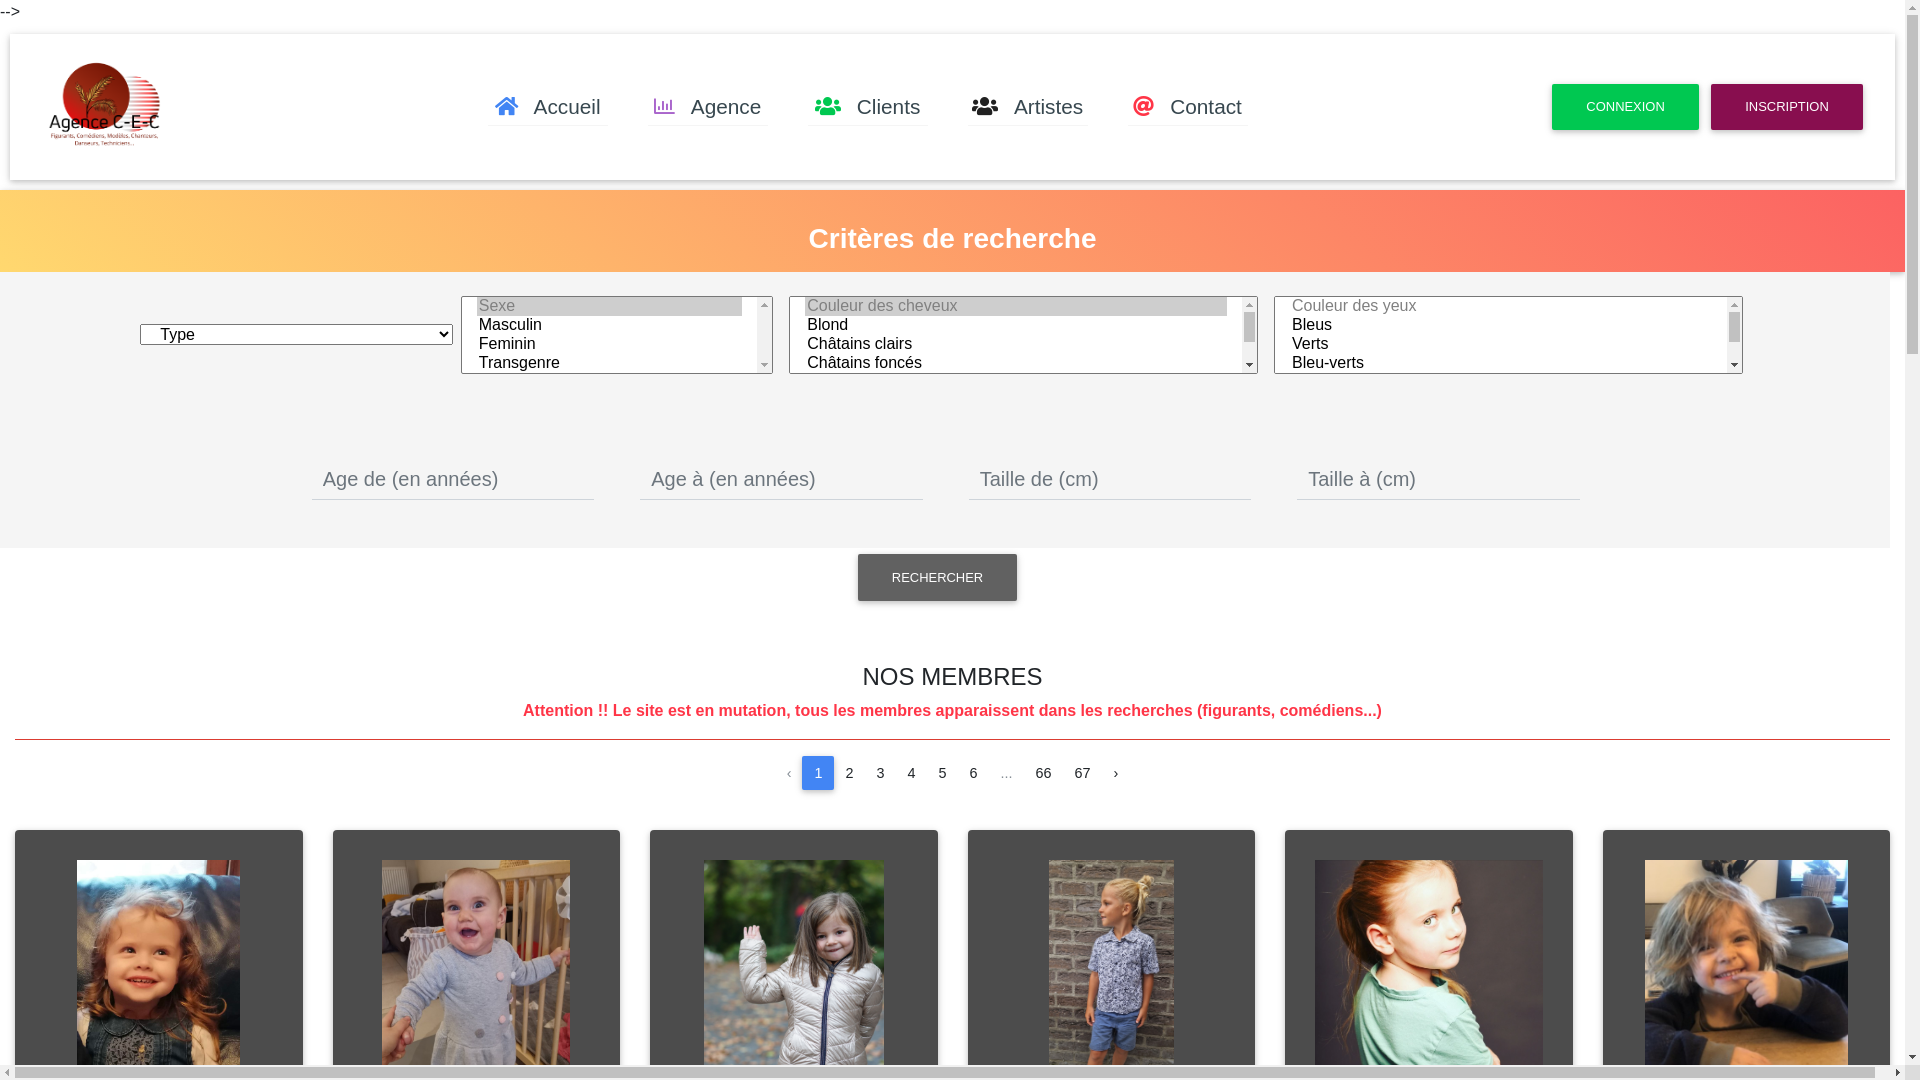 Image resolution: width=1920 pixels, height=1080 pixels. What do you see at coordinates (547, 107) in the screenshot?
I see `'Accueil'` at bounding box center [547, 107].